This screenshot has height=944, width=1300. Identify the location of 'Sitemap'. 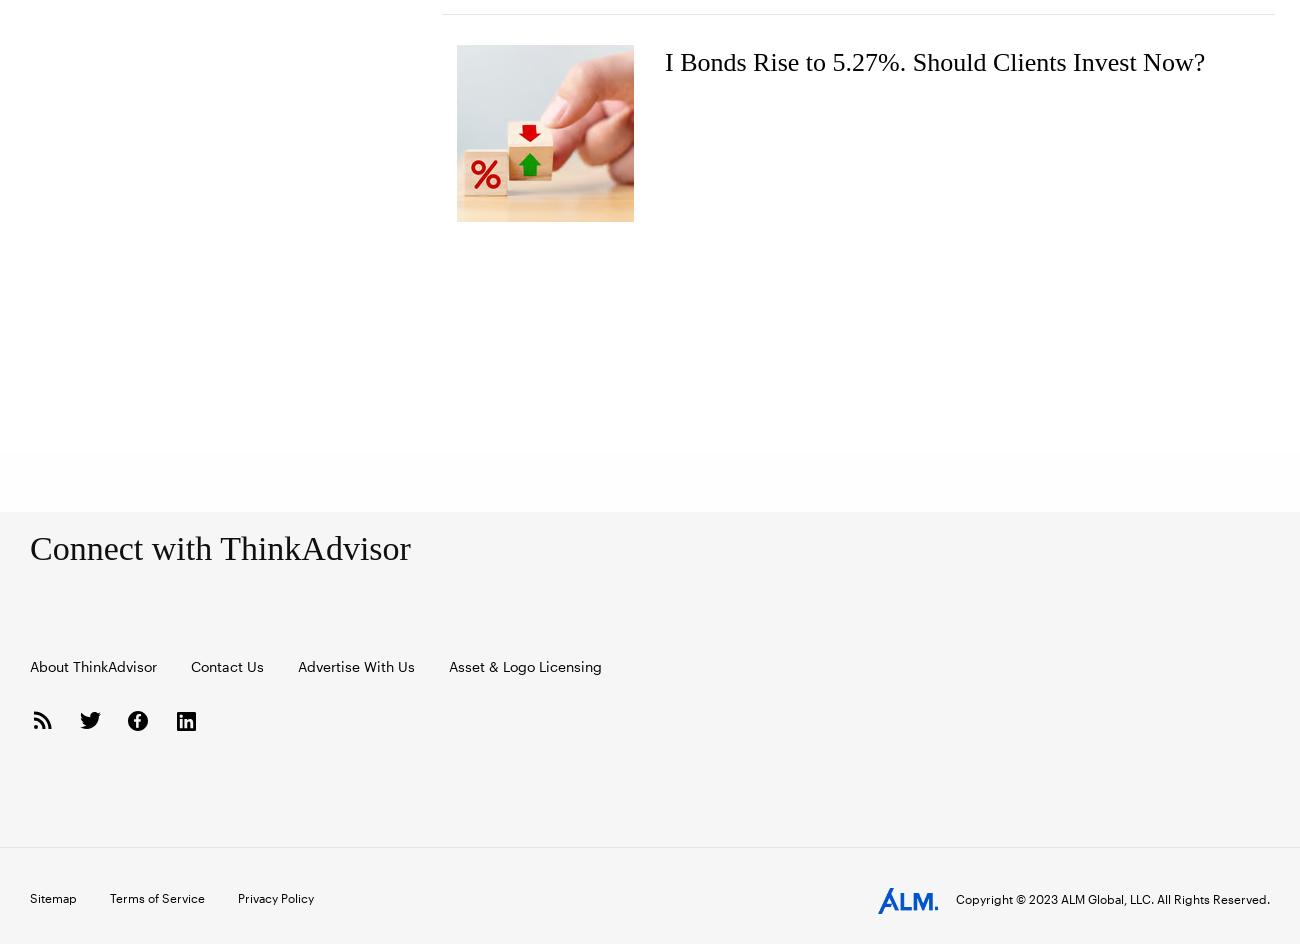
(29, 895).